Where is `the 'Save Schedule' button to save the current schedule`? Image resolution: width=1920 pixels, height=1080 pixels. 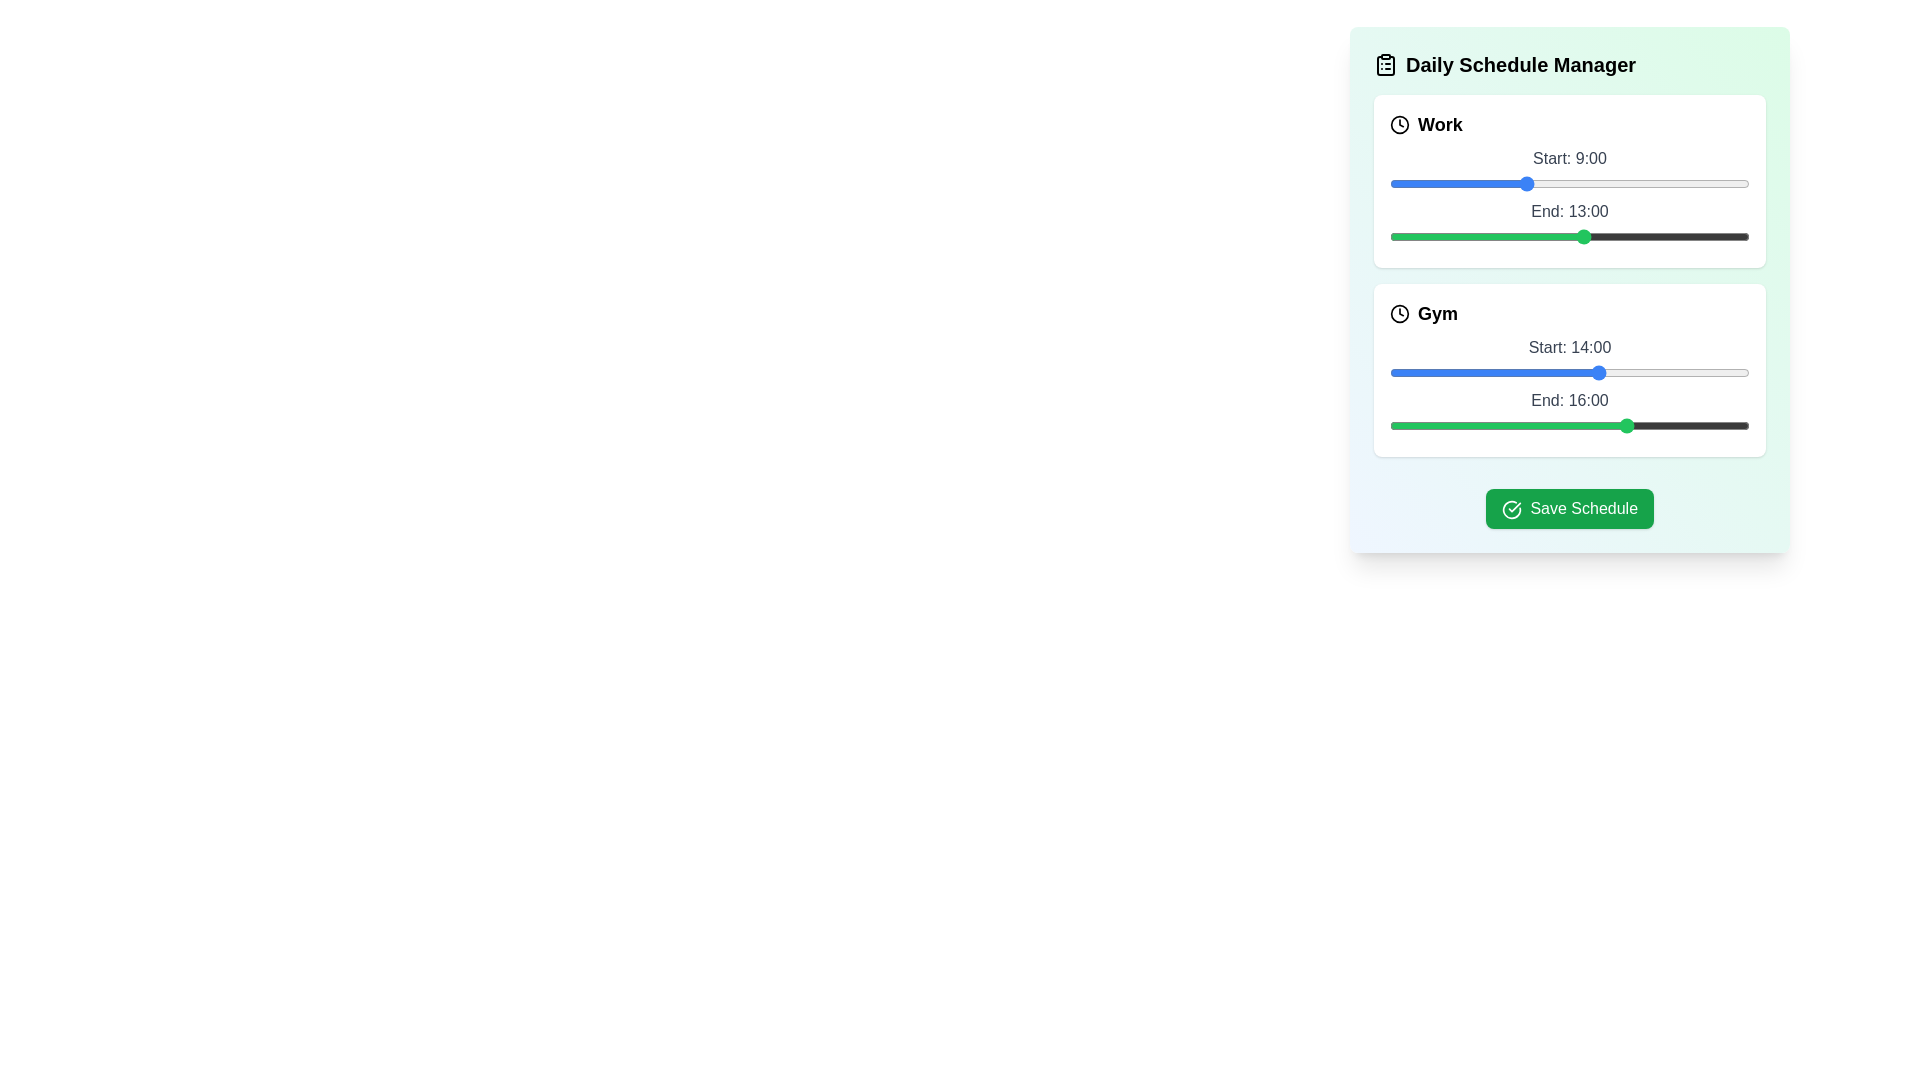 the 'Save Schedule' button to save the current schedule is located at coordinates (1568, 508).